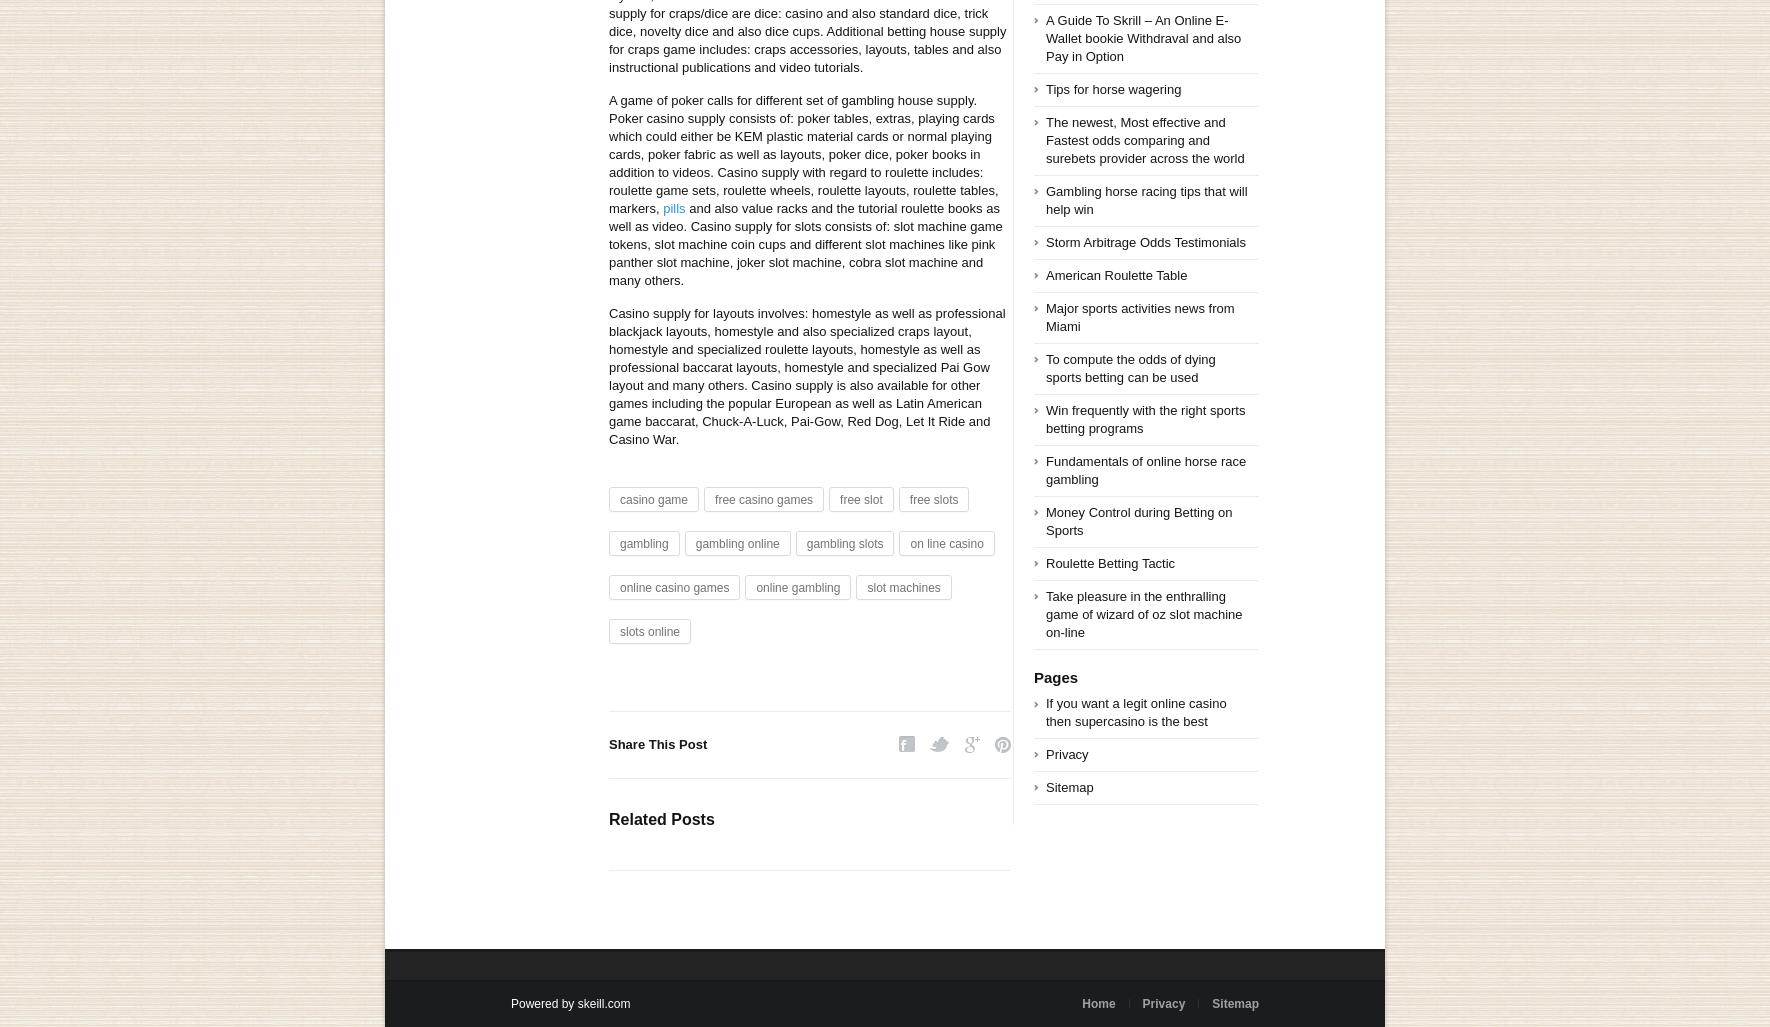 The height and width of the screenshot is (1027, 1770). Describe the element at coordinates (736, 543) in the screenshot. I see `'gambling online'` at that location.